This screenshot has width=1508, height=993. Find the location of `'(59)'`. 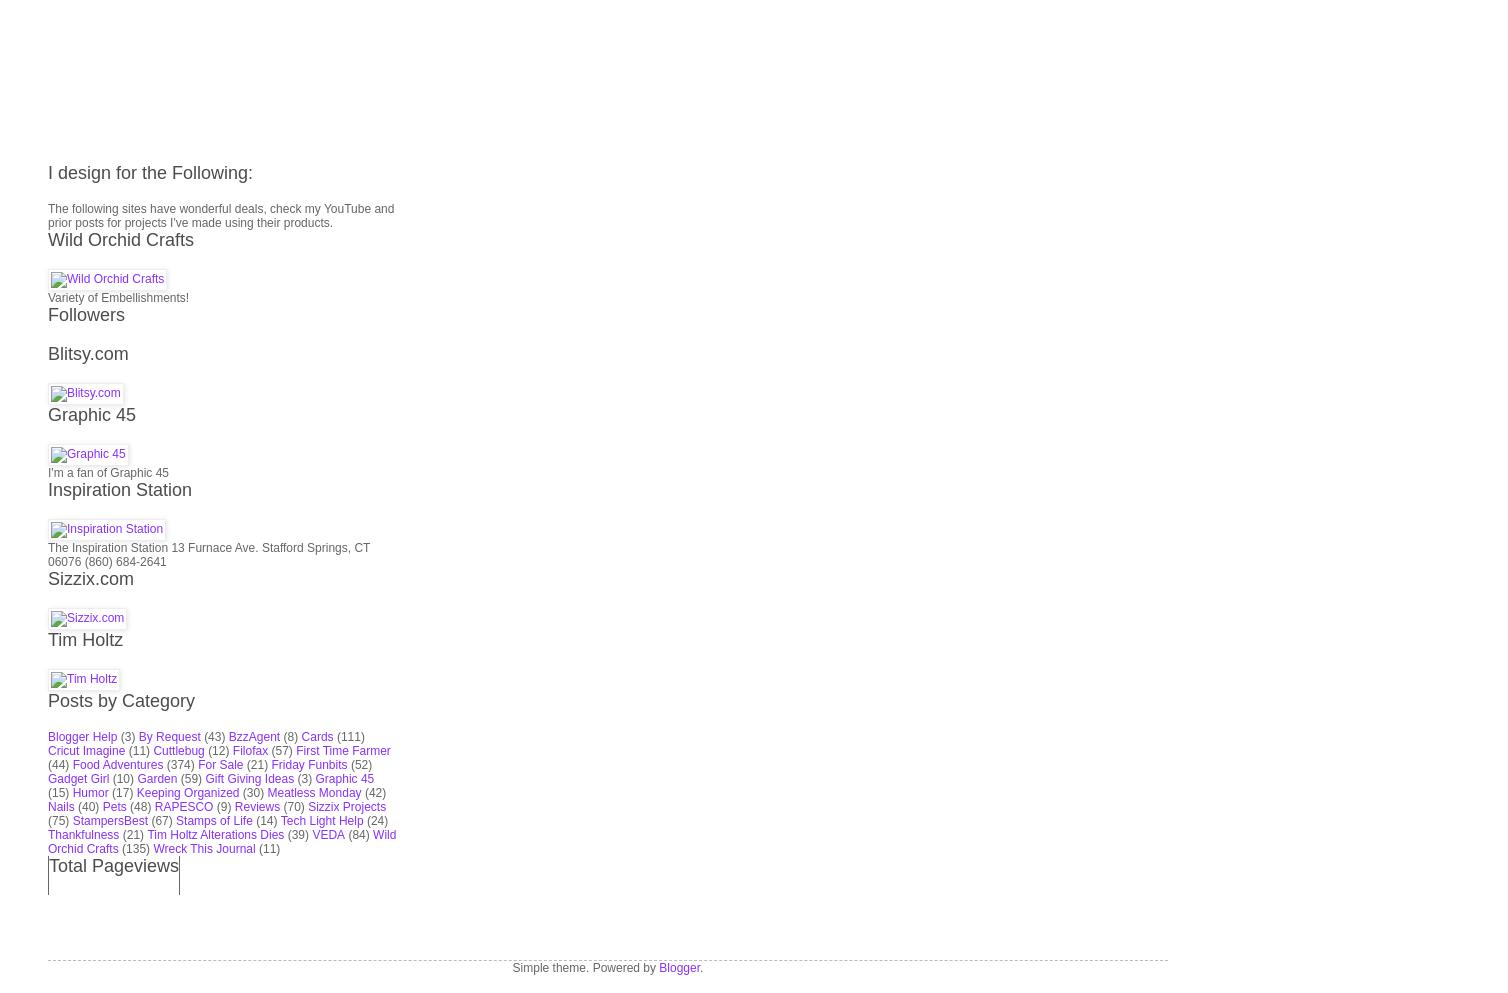

'(59)' is located at coordinates (190, 538).